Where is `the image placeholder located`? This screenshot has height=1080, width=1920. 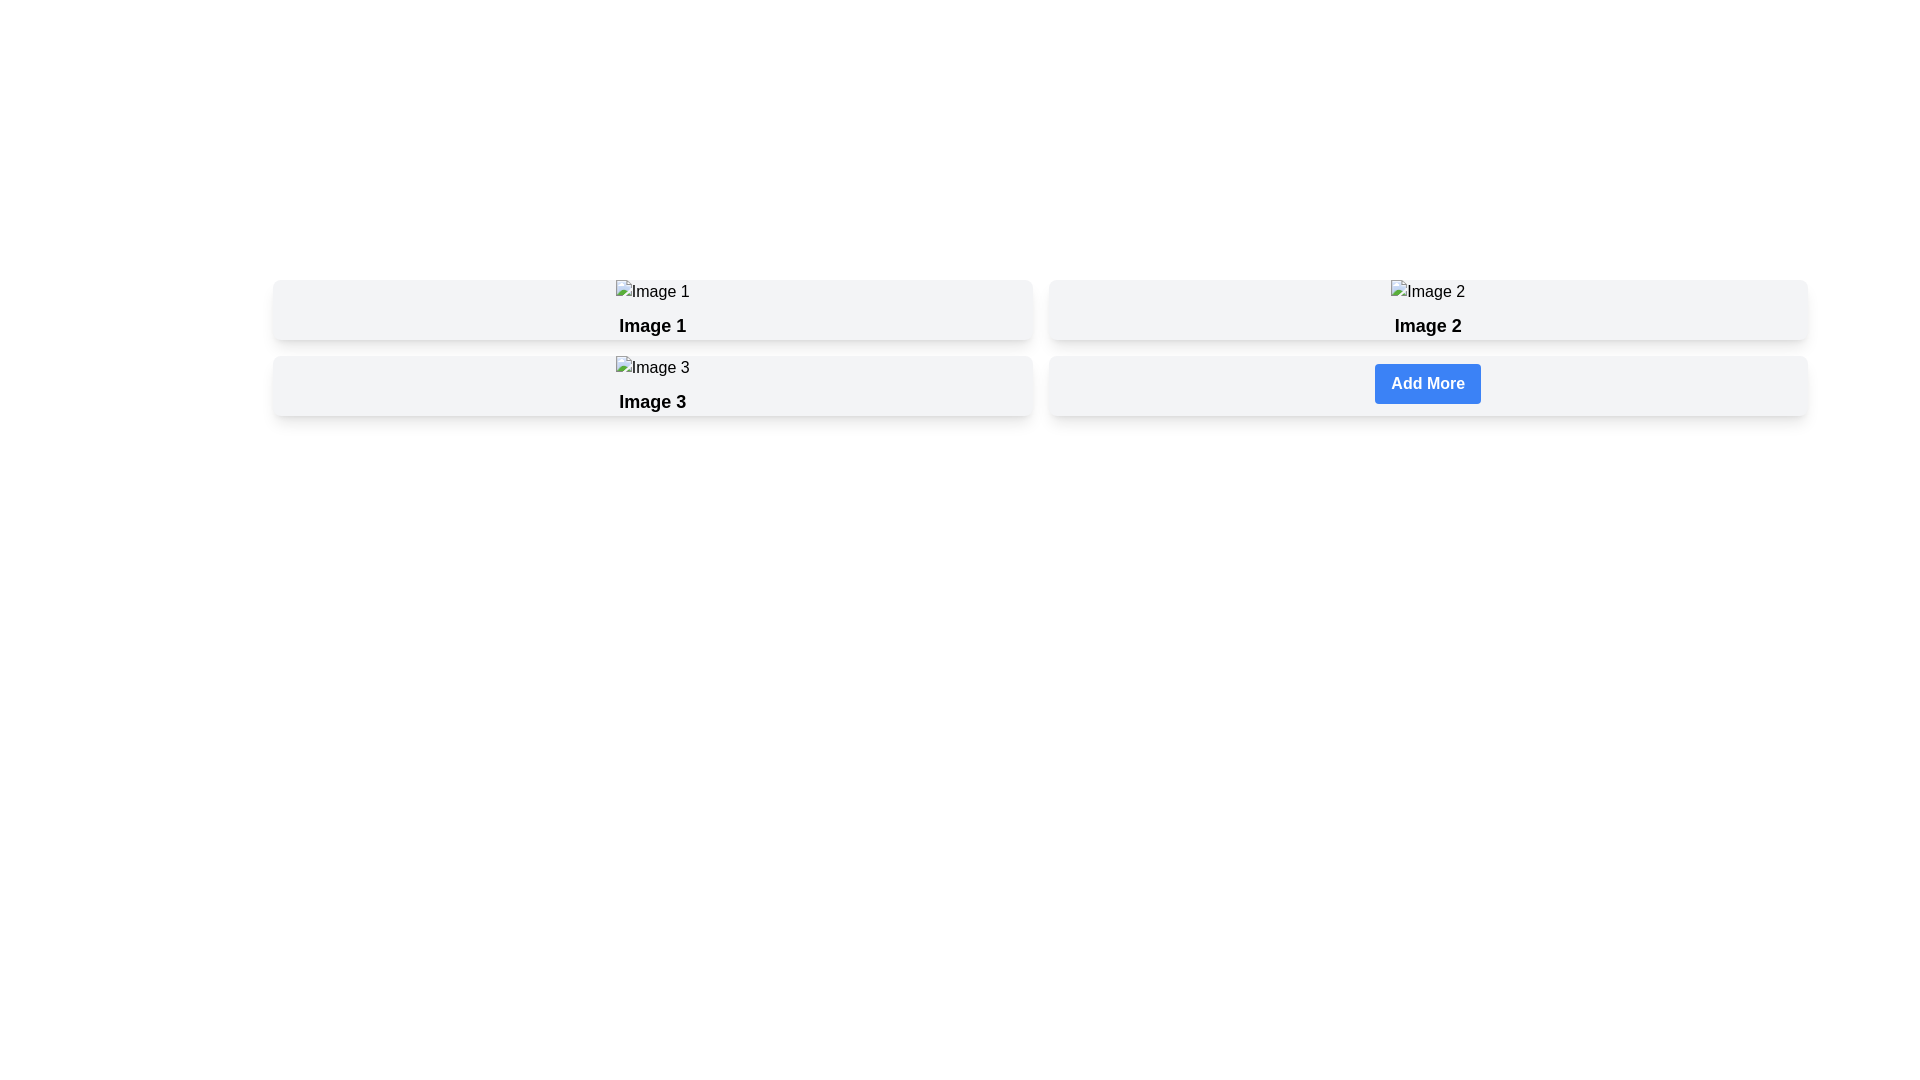
the image placeholder located is located at coordinates (1427, 292).